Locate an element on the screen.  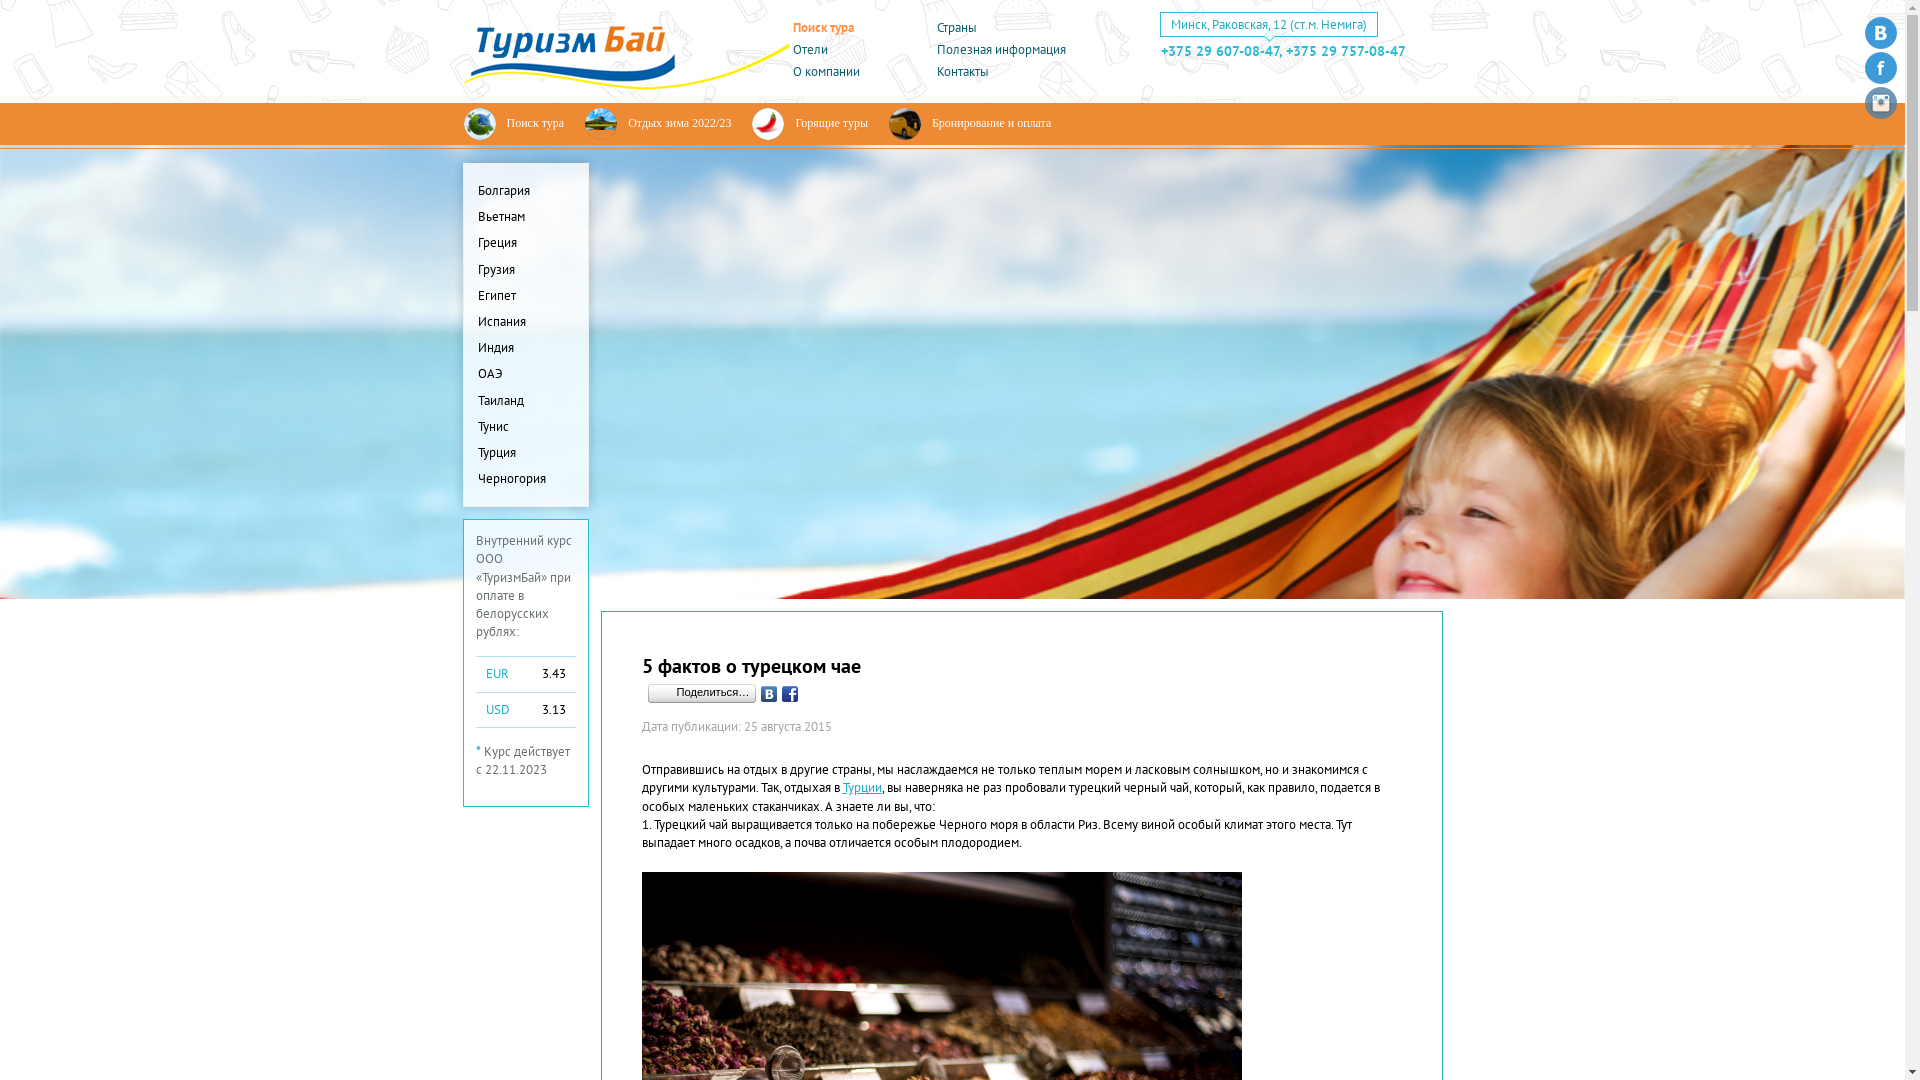
'Facebook' is located at coordinates (789, 693).